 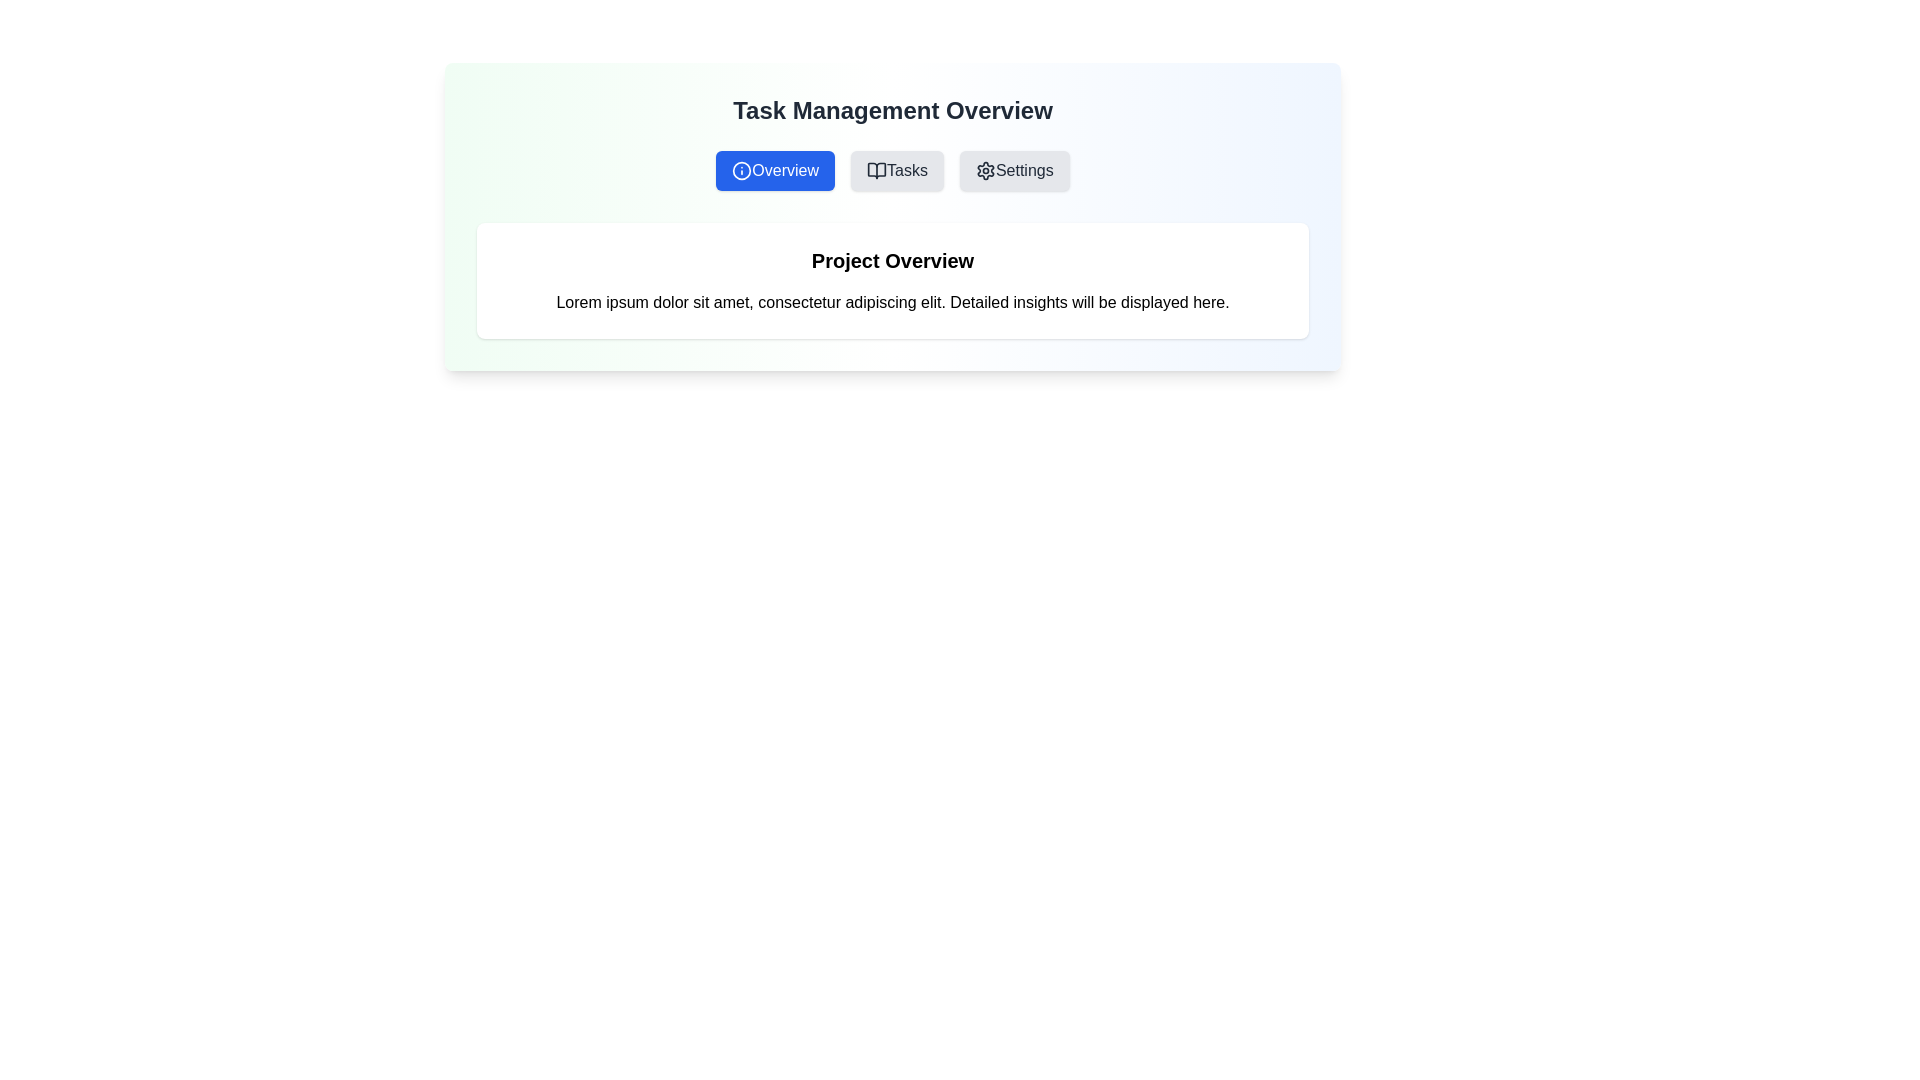 I want to click on the 'Tasks' button, which is a rounded rectangular button with a light gray background and dark text, located centrally in the upper section of the interface between the 'Overview' and 'Settings' buttons, so click(x=896, y=169).